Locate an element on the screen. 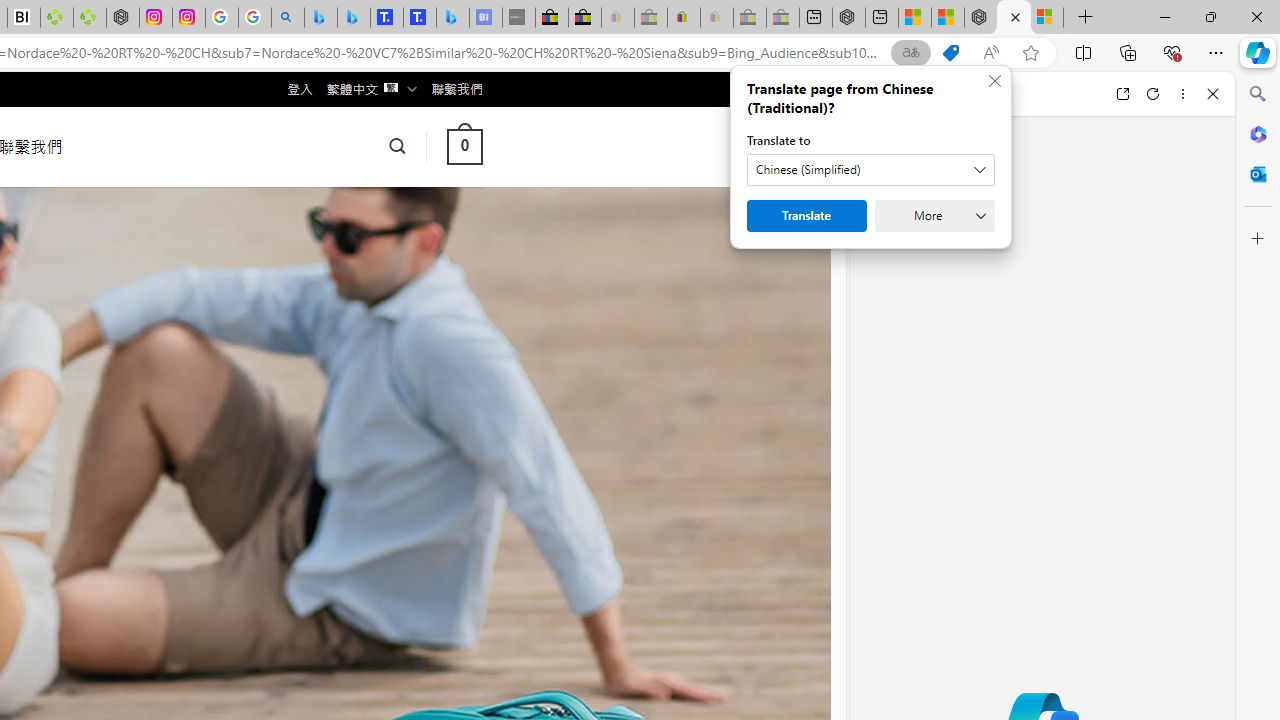 The image size is (1280, 720). 'Press Room - eBay Inc. - Sleeping' is located at coordinates (748, 17).